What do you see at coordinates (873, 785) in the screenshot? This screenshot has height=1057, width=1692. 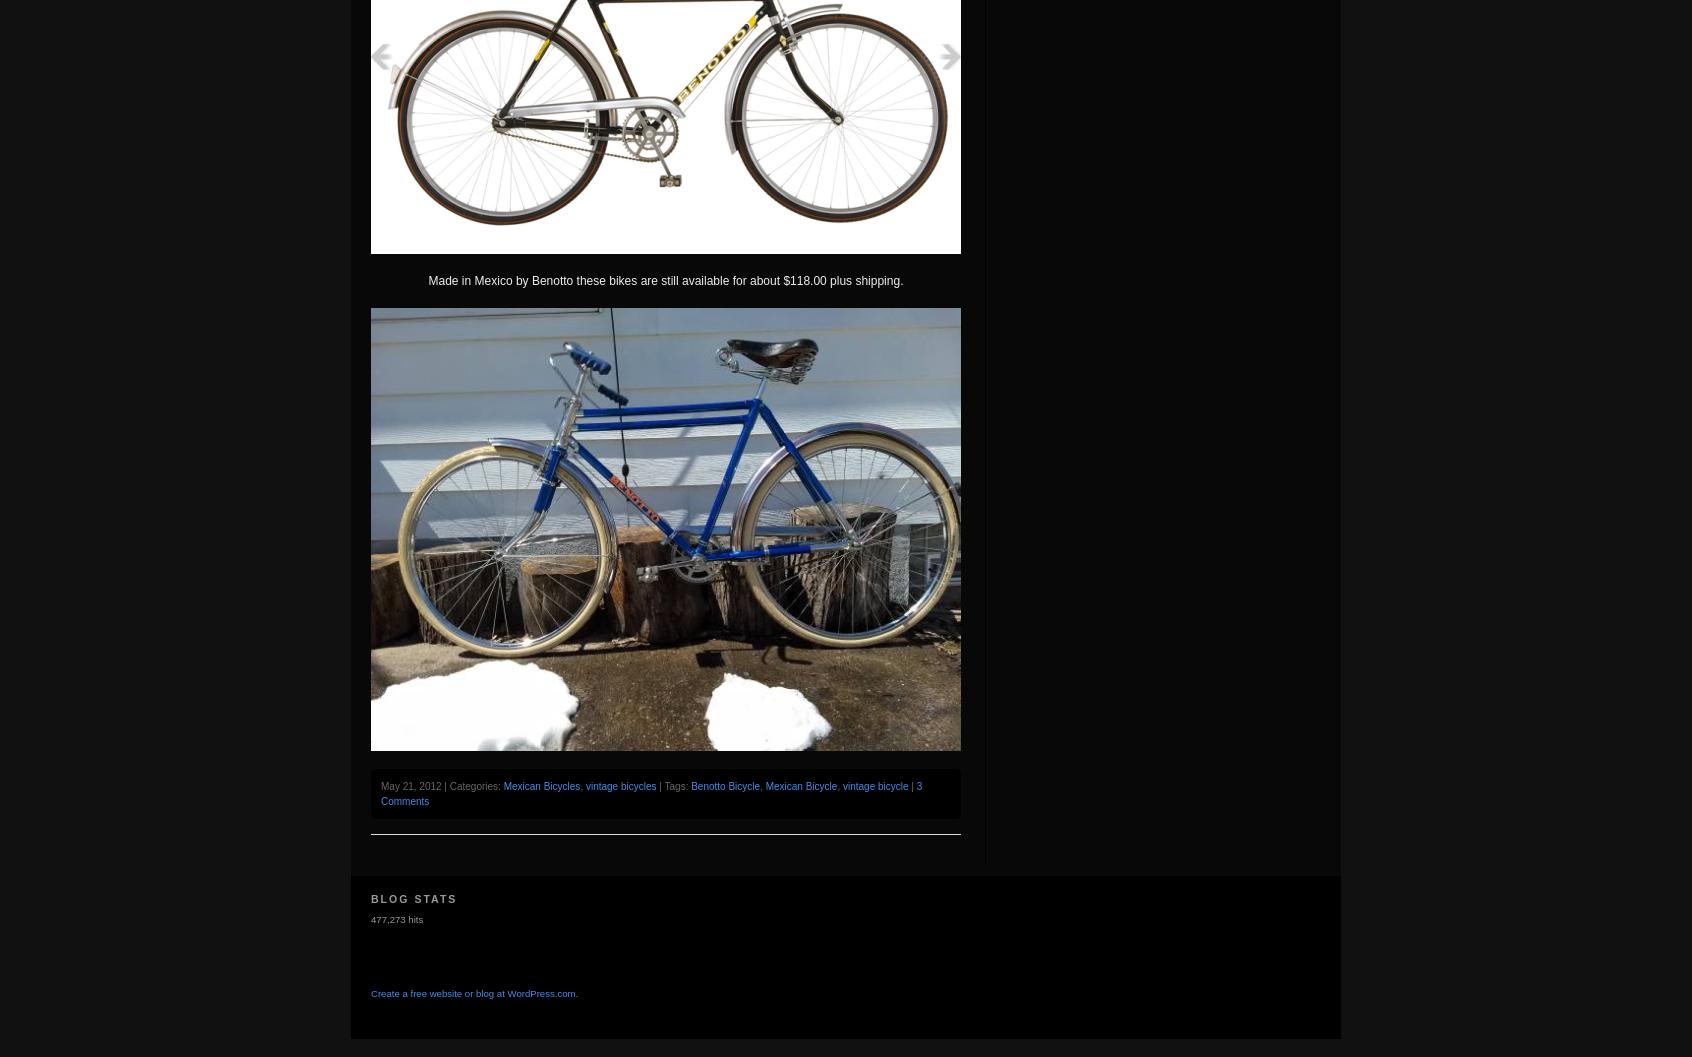 I see `'vintage bicycle'` at bounding box center [873, 785].